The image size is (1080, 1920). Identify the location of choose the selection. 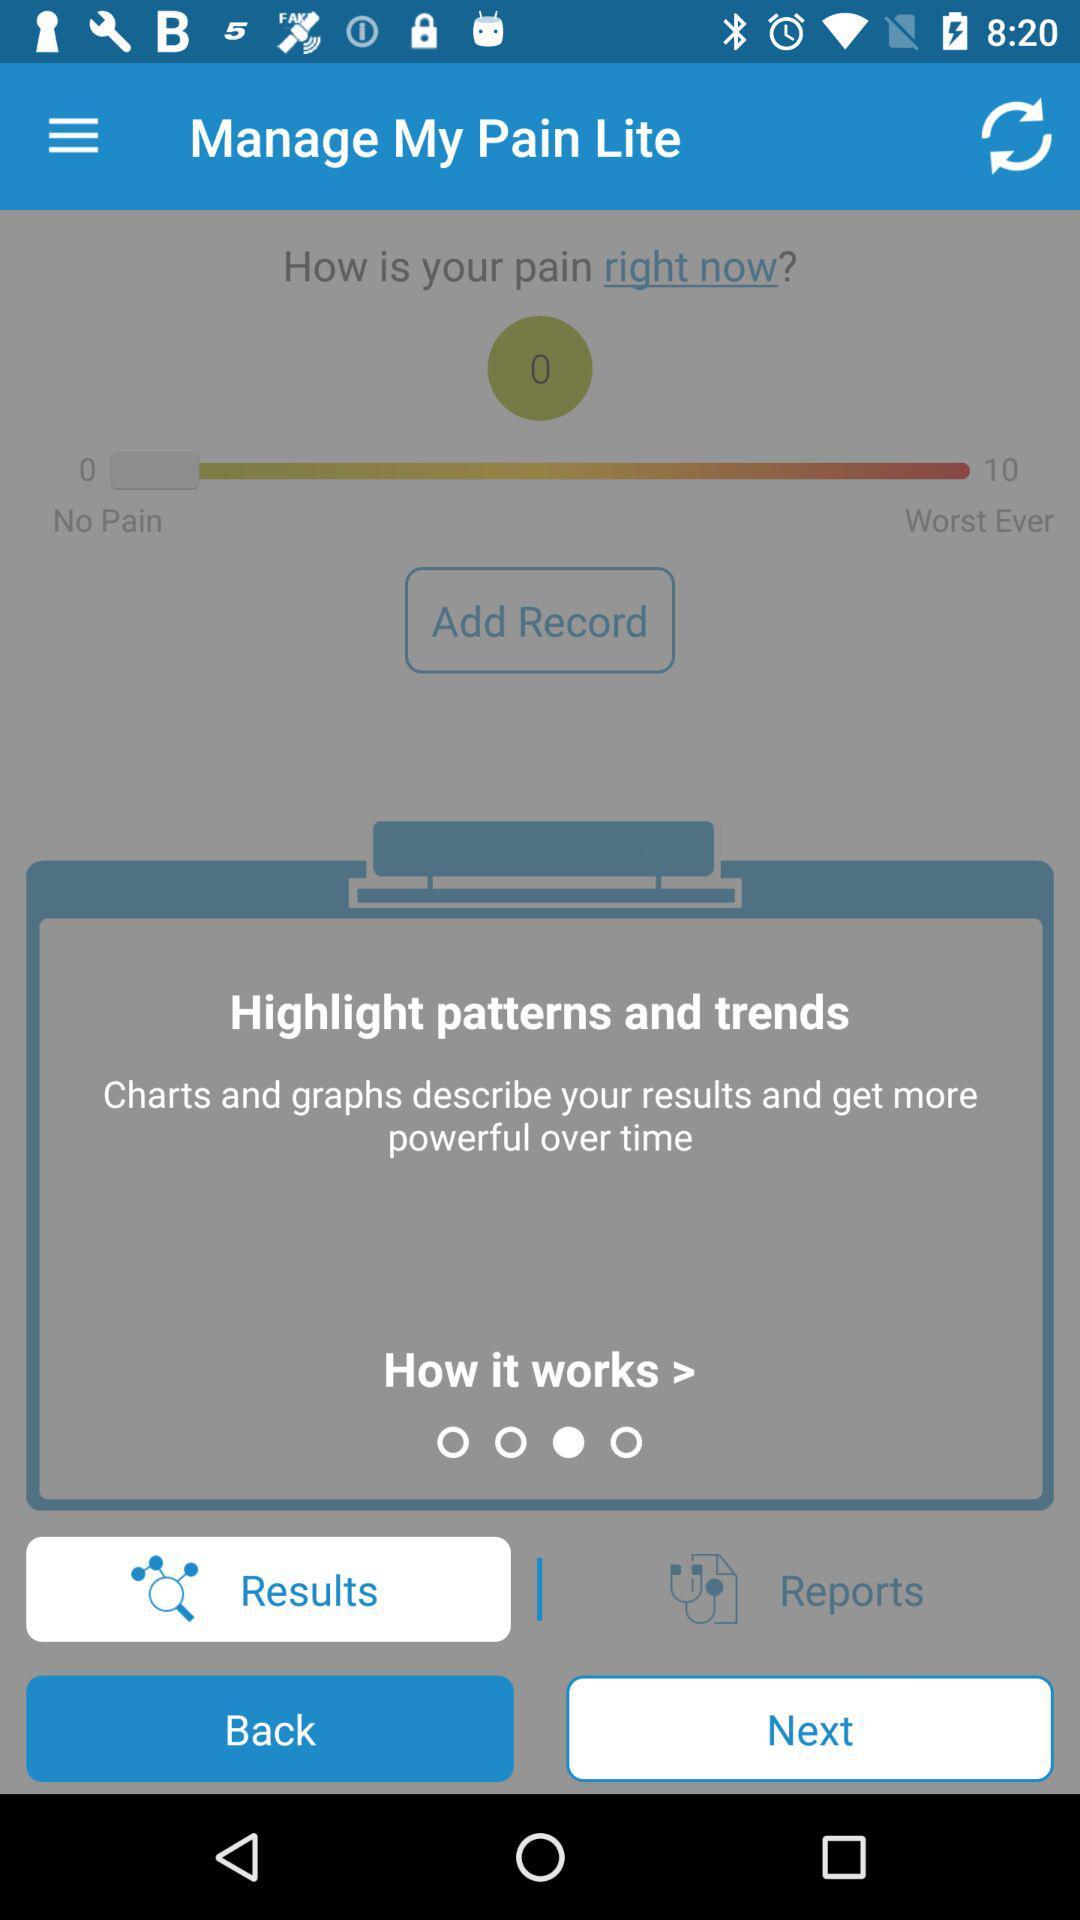
(72, 135).